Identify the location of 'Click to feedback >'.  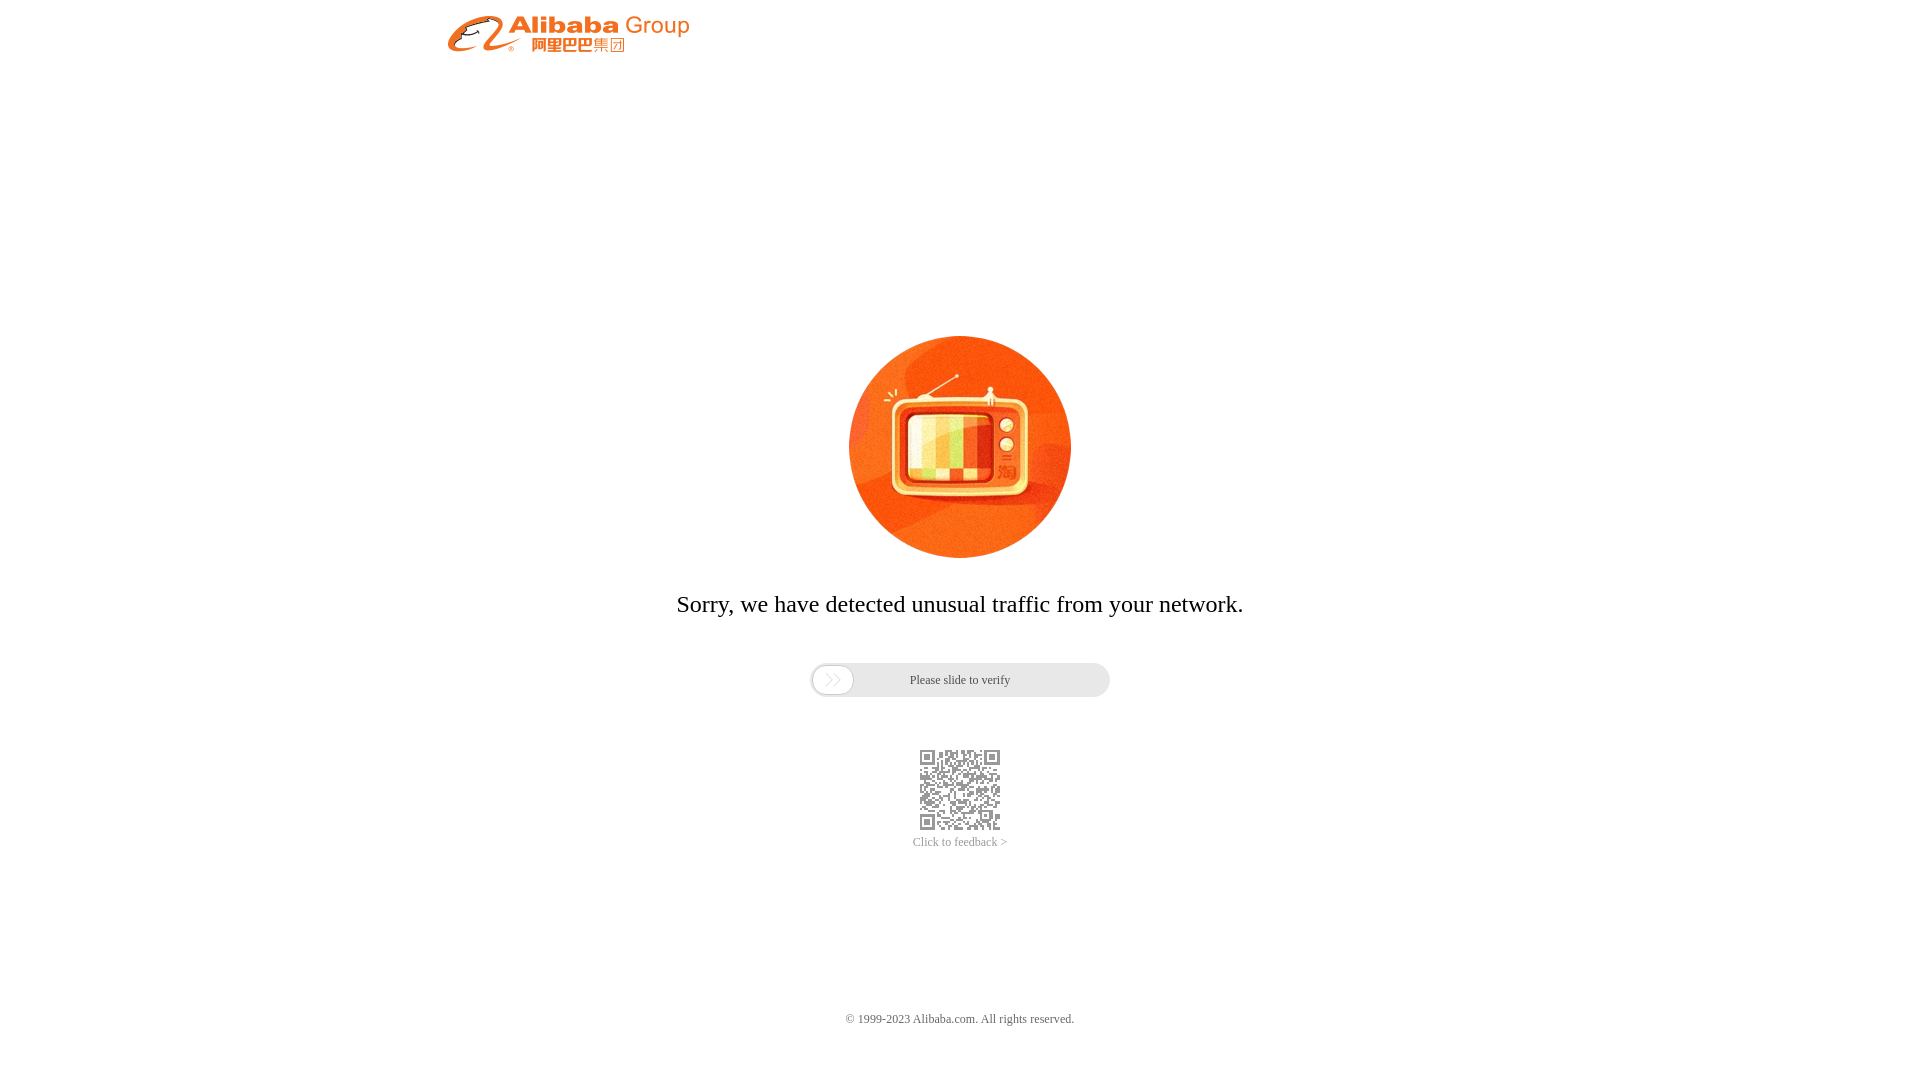
(960, 842).